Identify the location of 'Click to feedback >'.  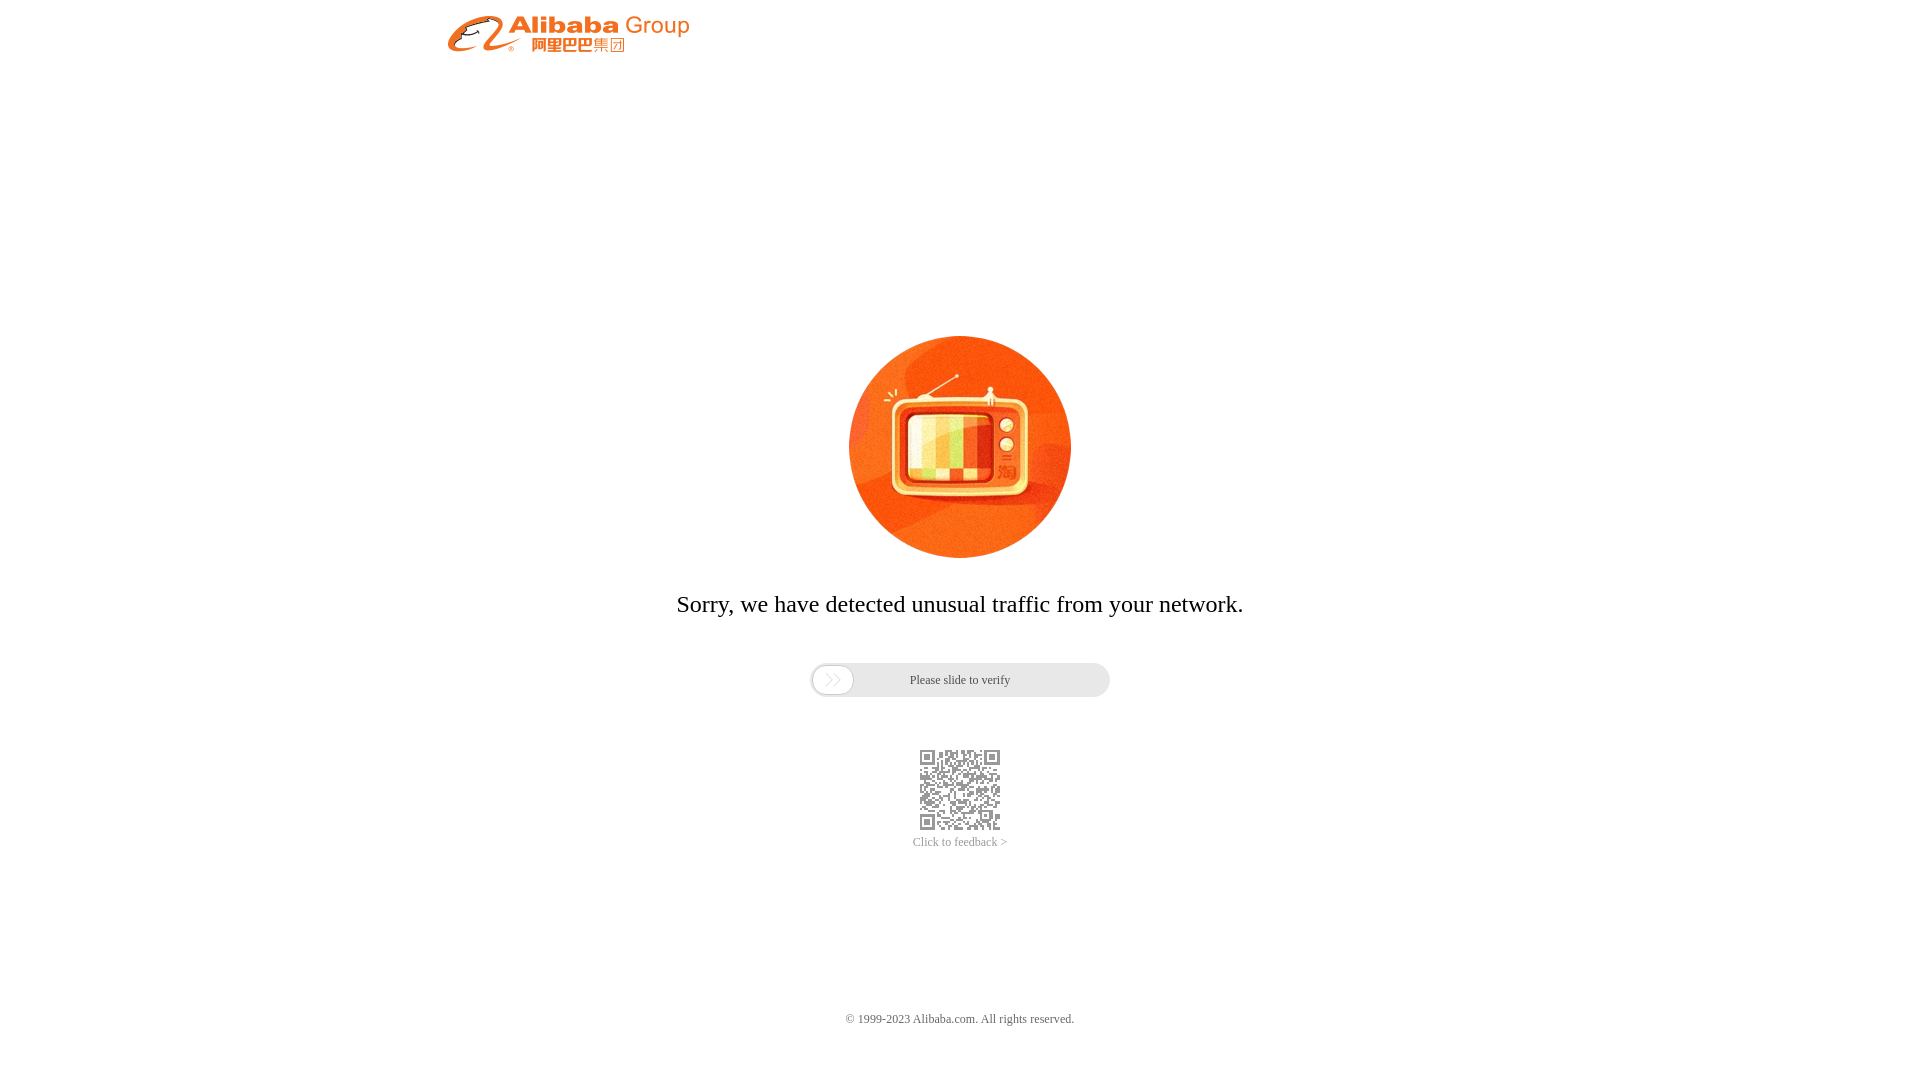
(960, 842).